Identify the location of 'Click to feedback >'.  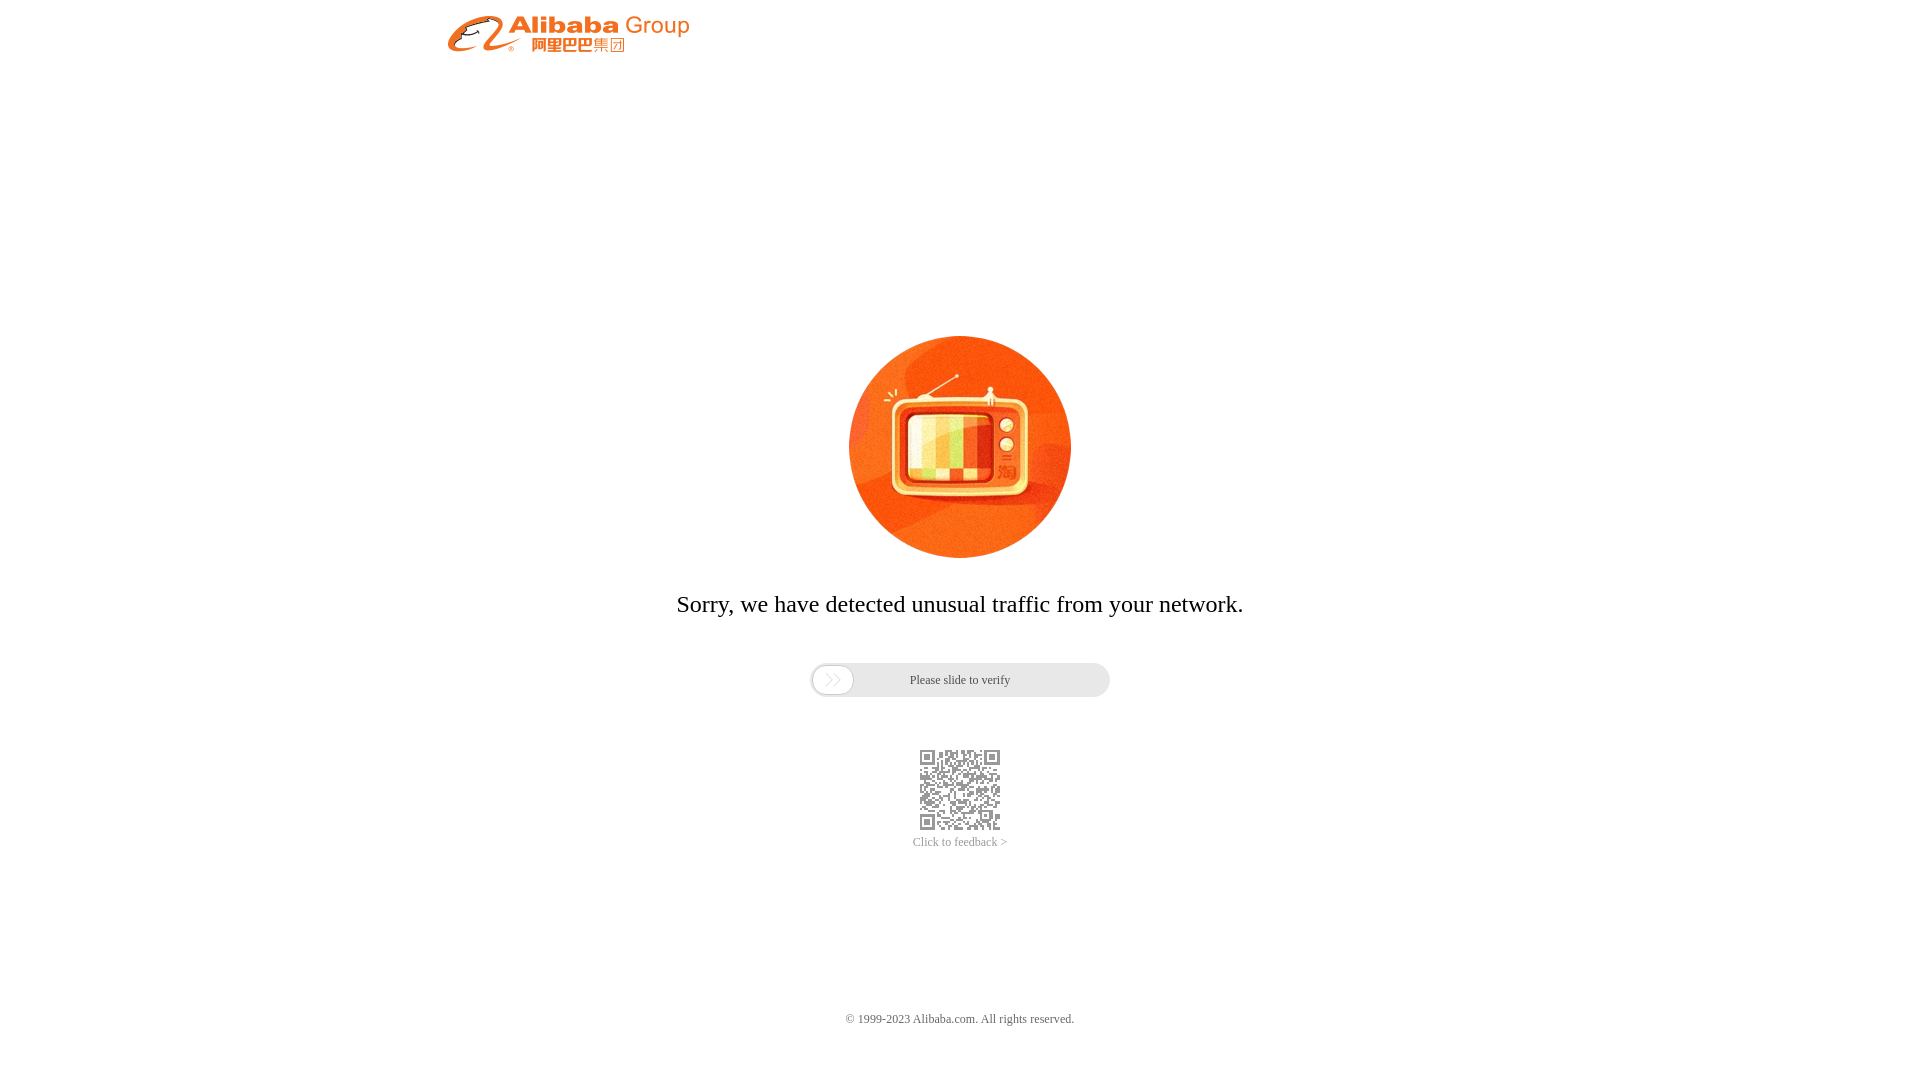
(960, 842).